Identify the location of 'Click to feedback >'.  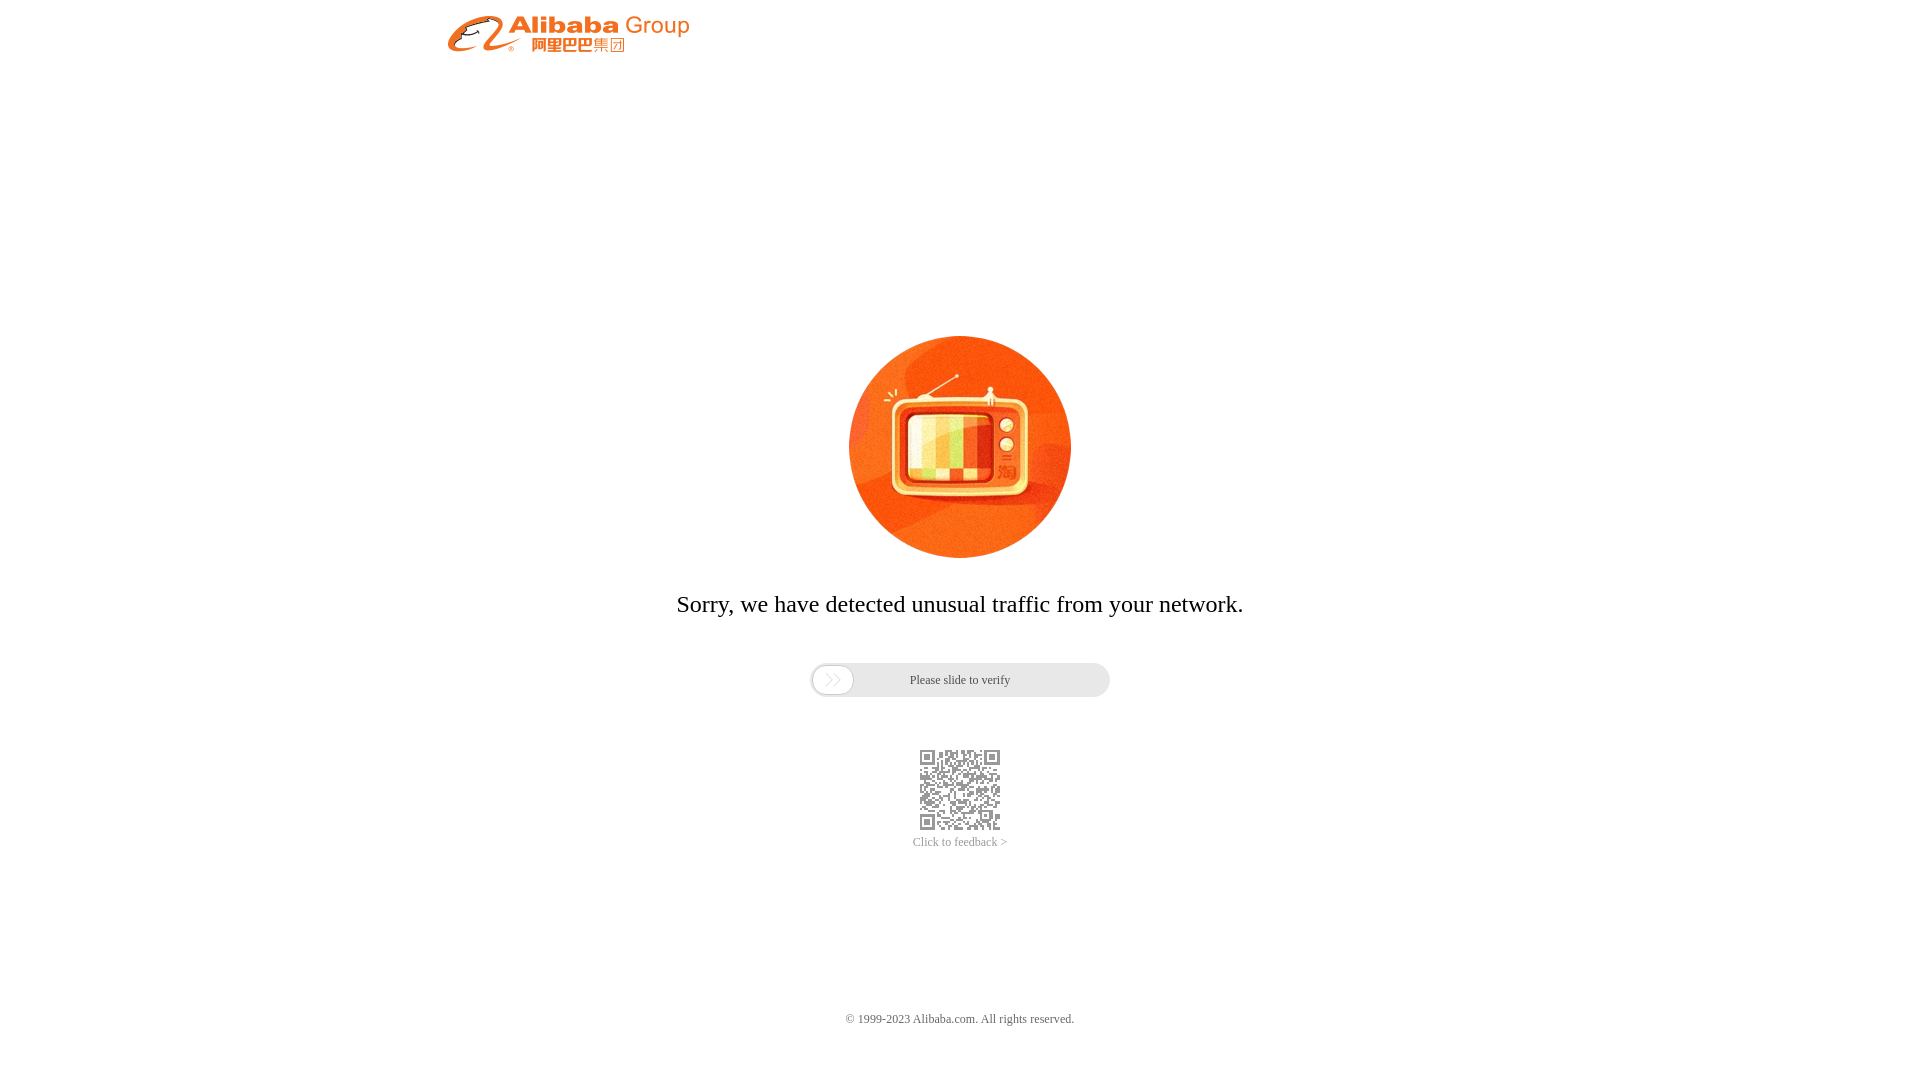
(960, 842).